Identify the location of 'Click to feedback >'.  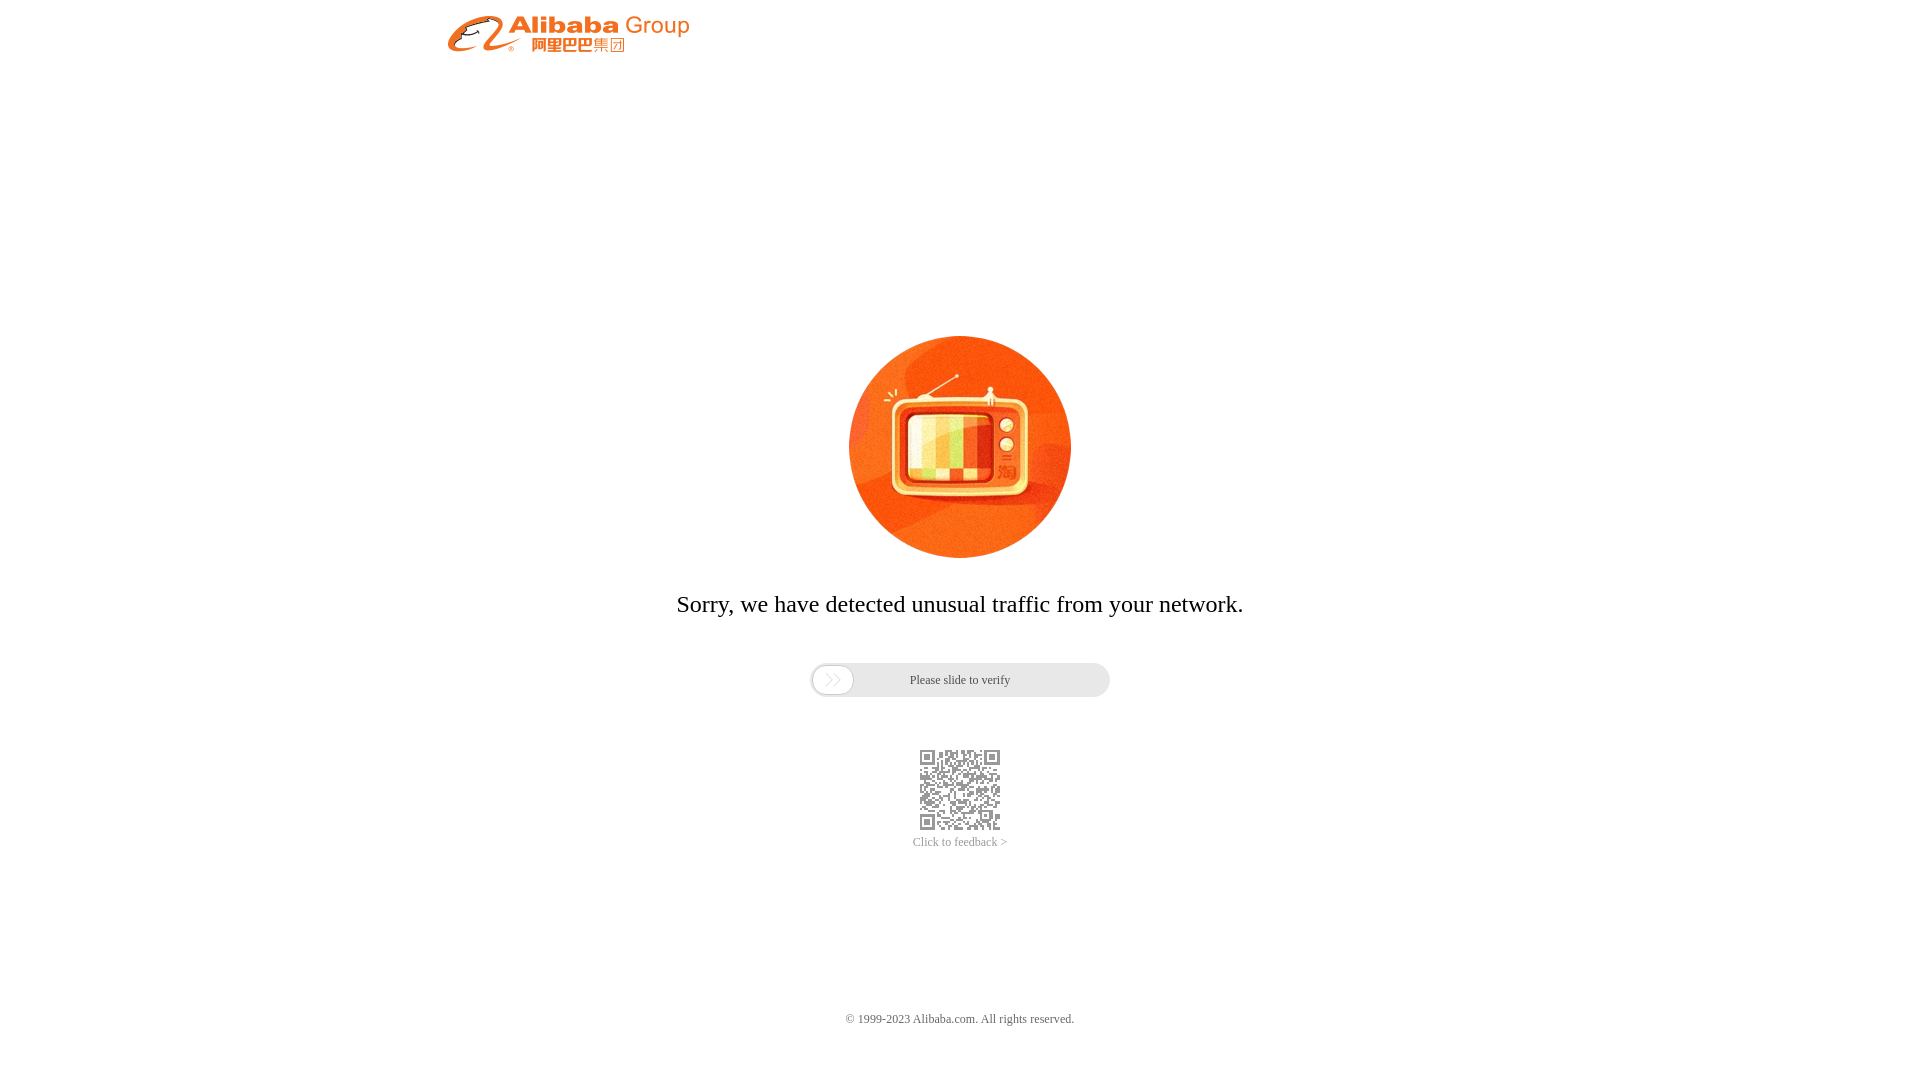
(960, 842).